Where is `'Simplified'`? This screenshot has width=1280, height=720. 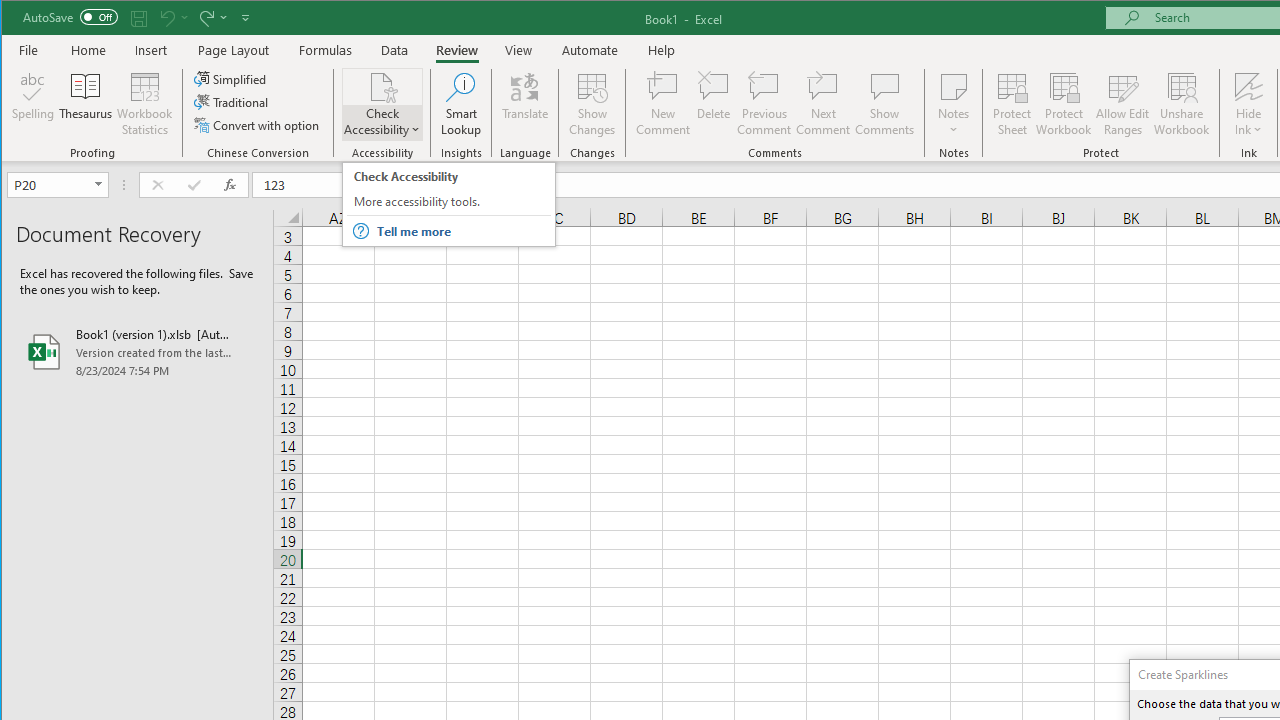 'Simplified' is located at coordinates (231, 78).